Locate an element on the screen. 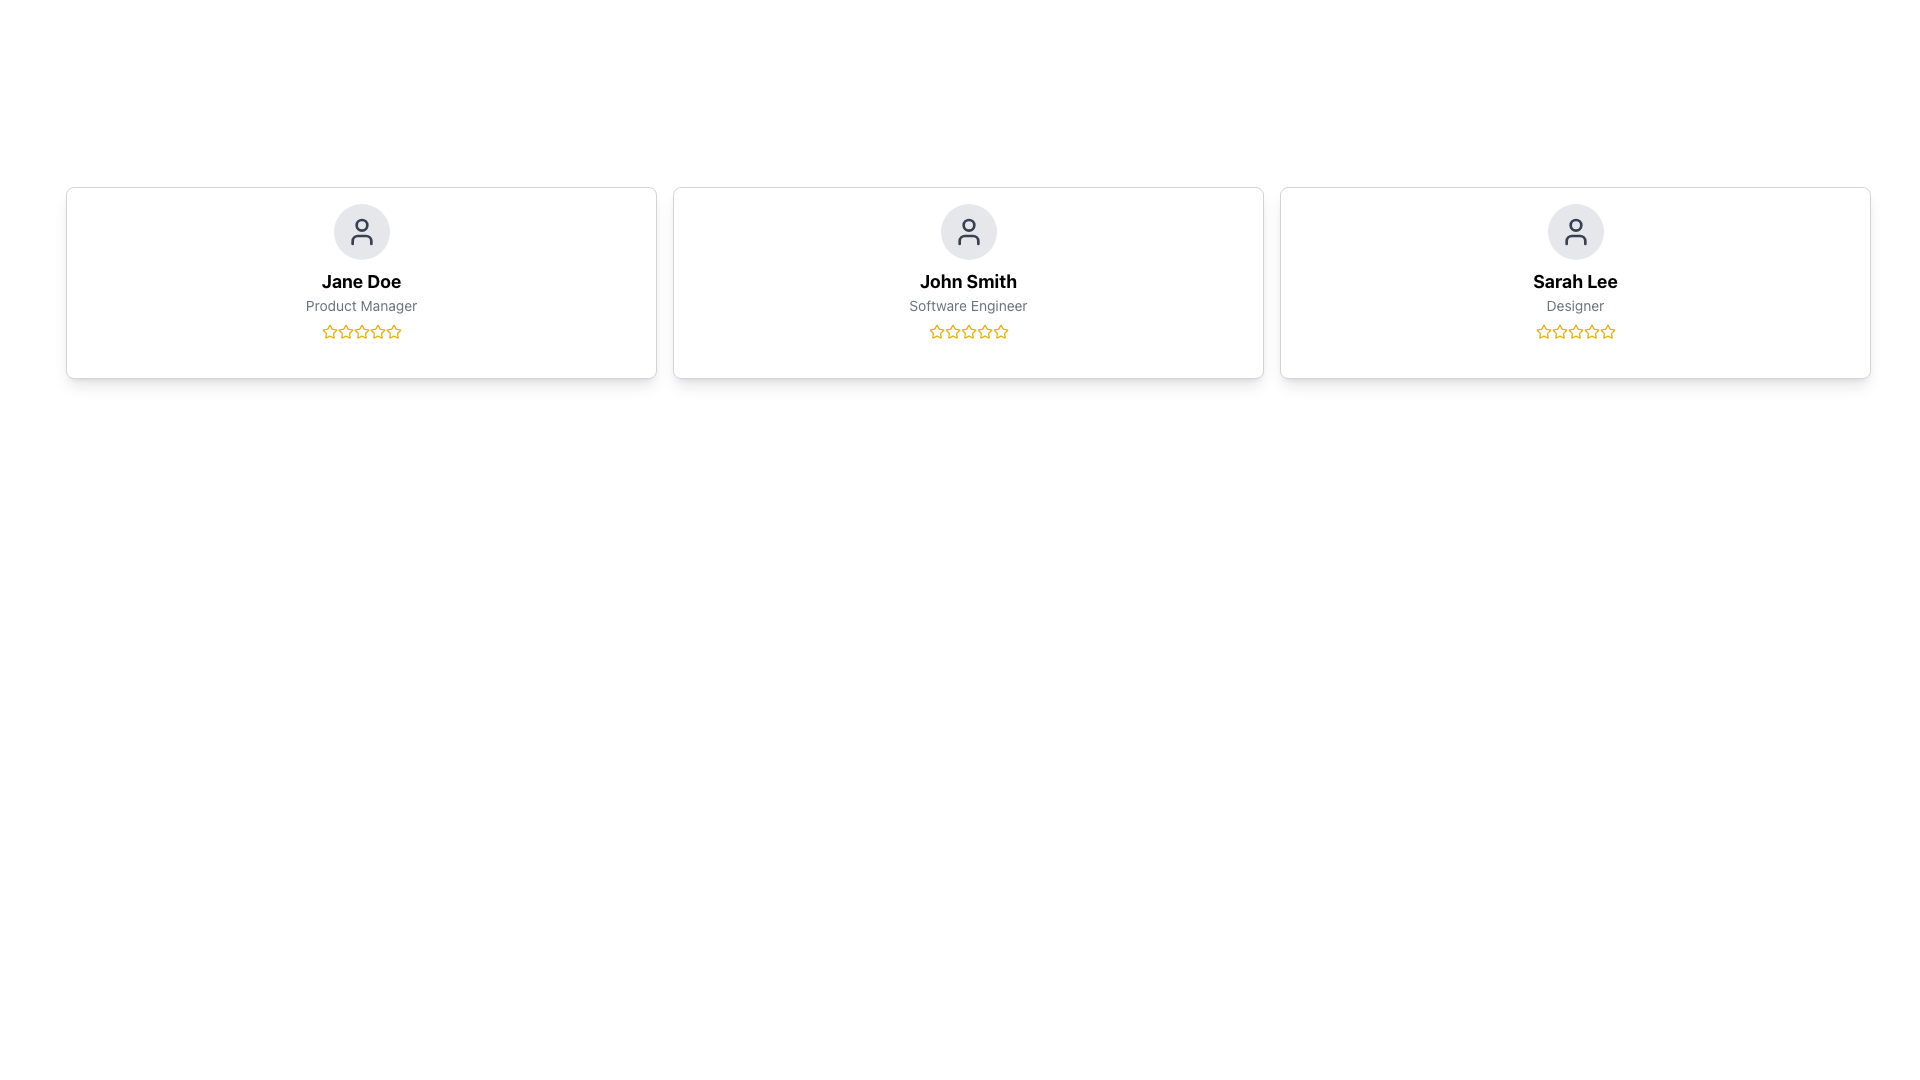  the fifth star in the star rating system for the card displaying 'John Smith' and 'Software Engineer' to set the rating is located at coordinates (999, 330).